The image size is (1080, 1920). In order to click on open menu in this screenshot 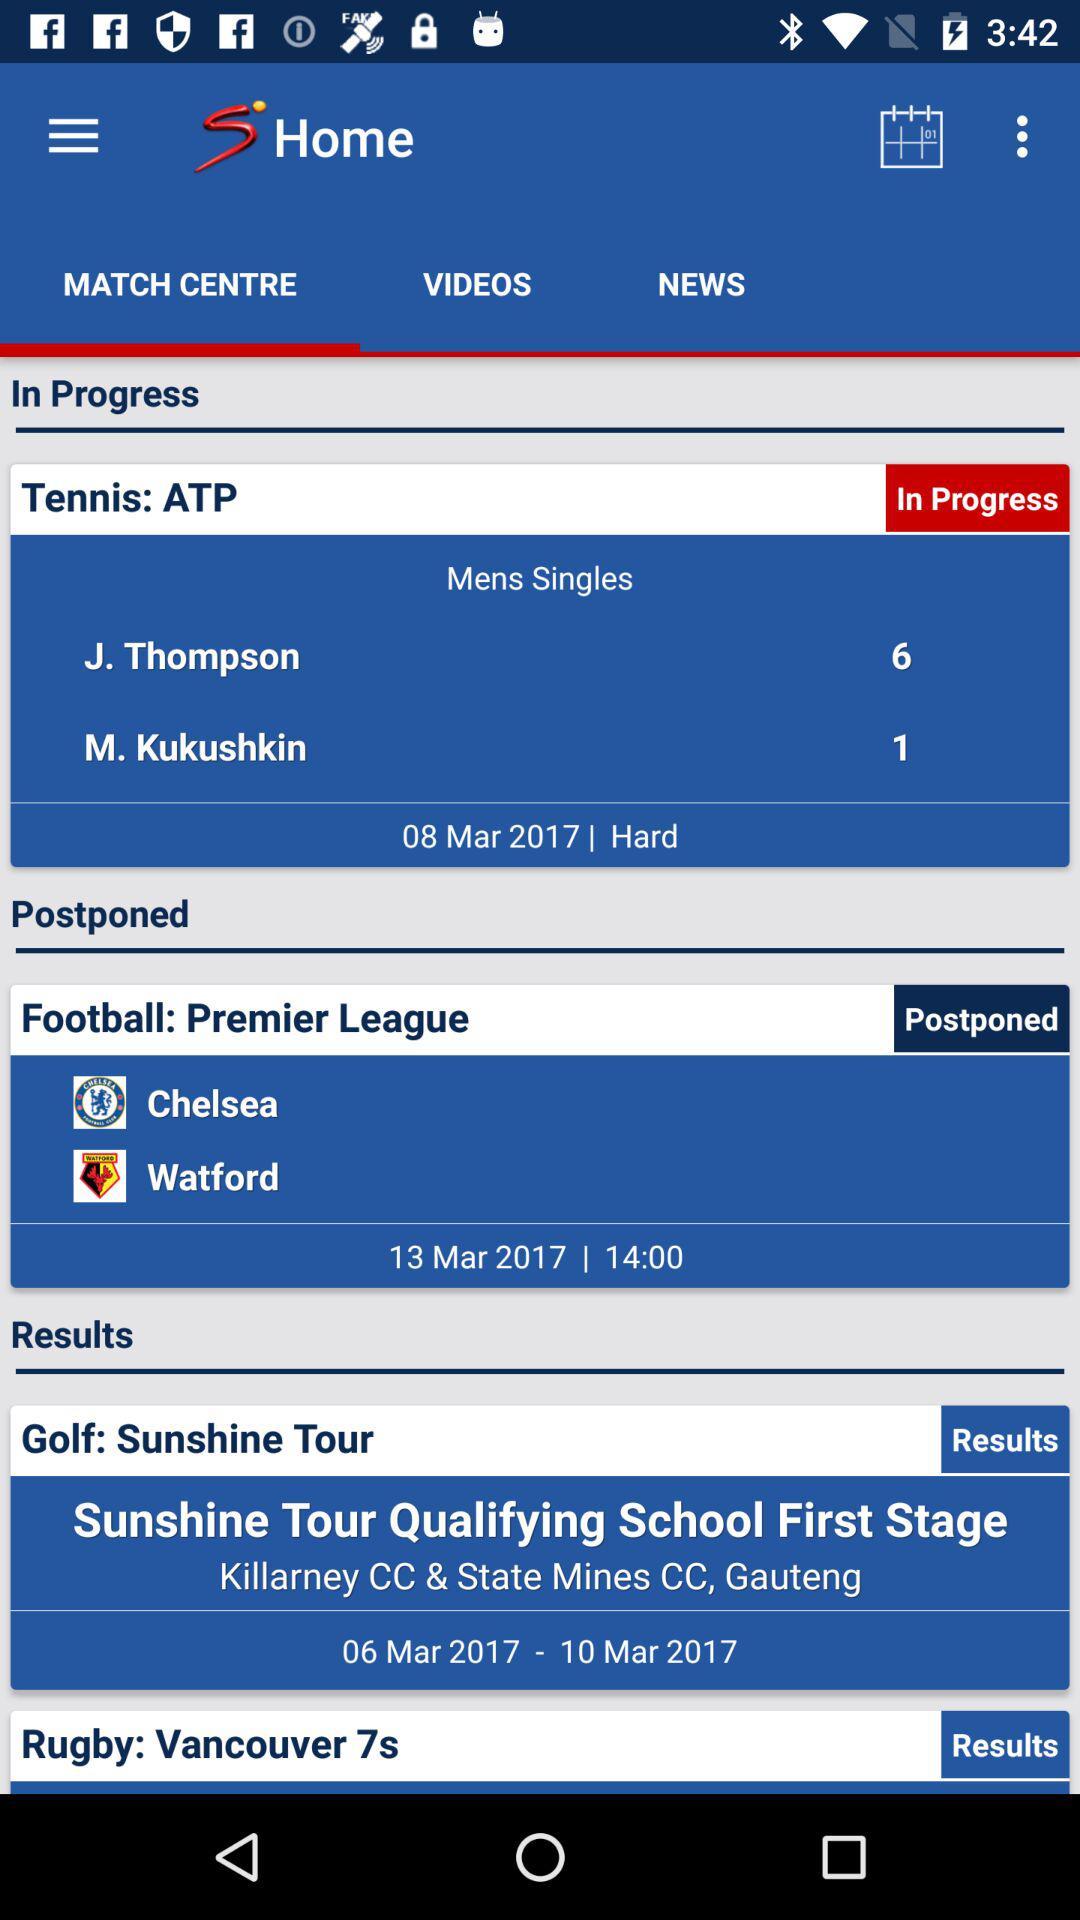, I will do `click(72, 135)`.